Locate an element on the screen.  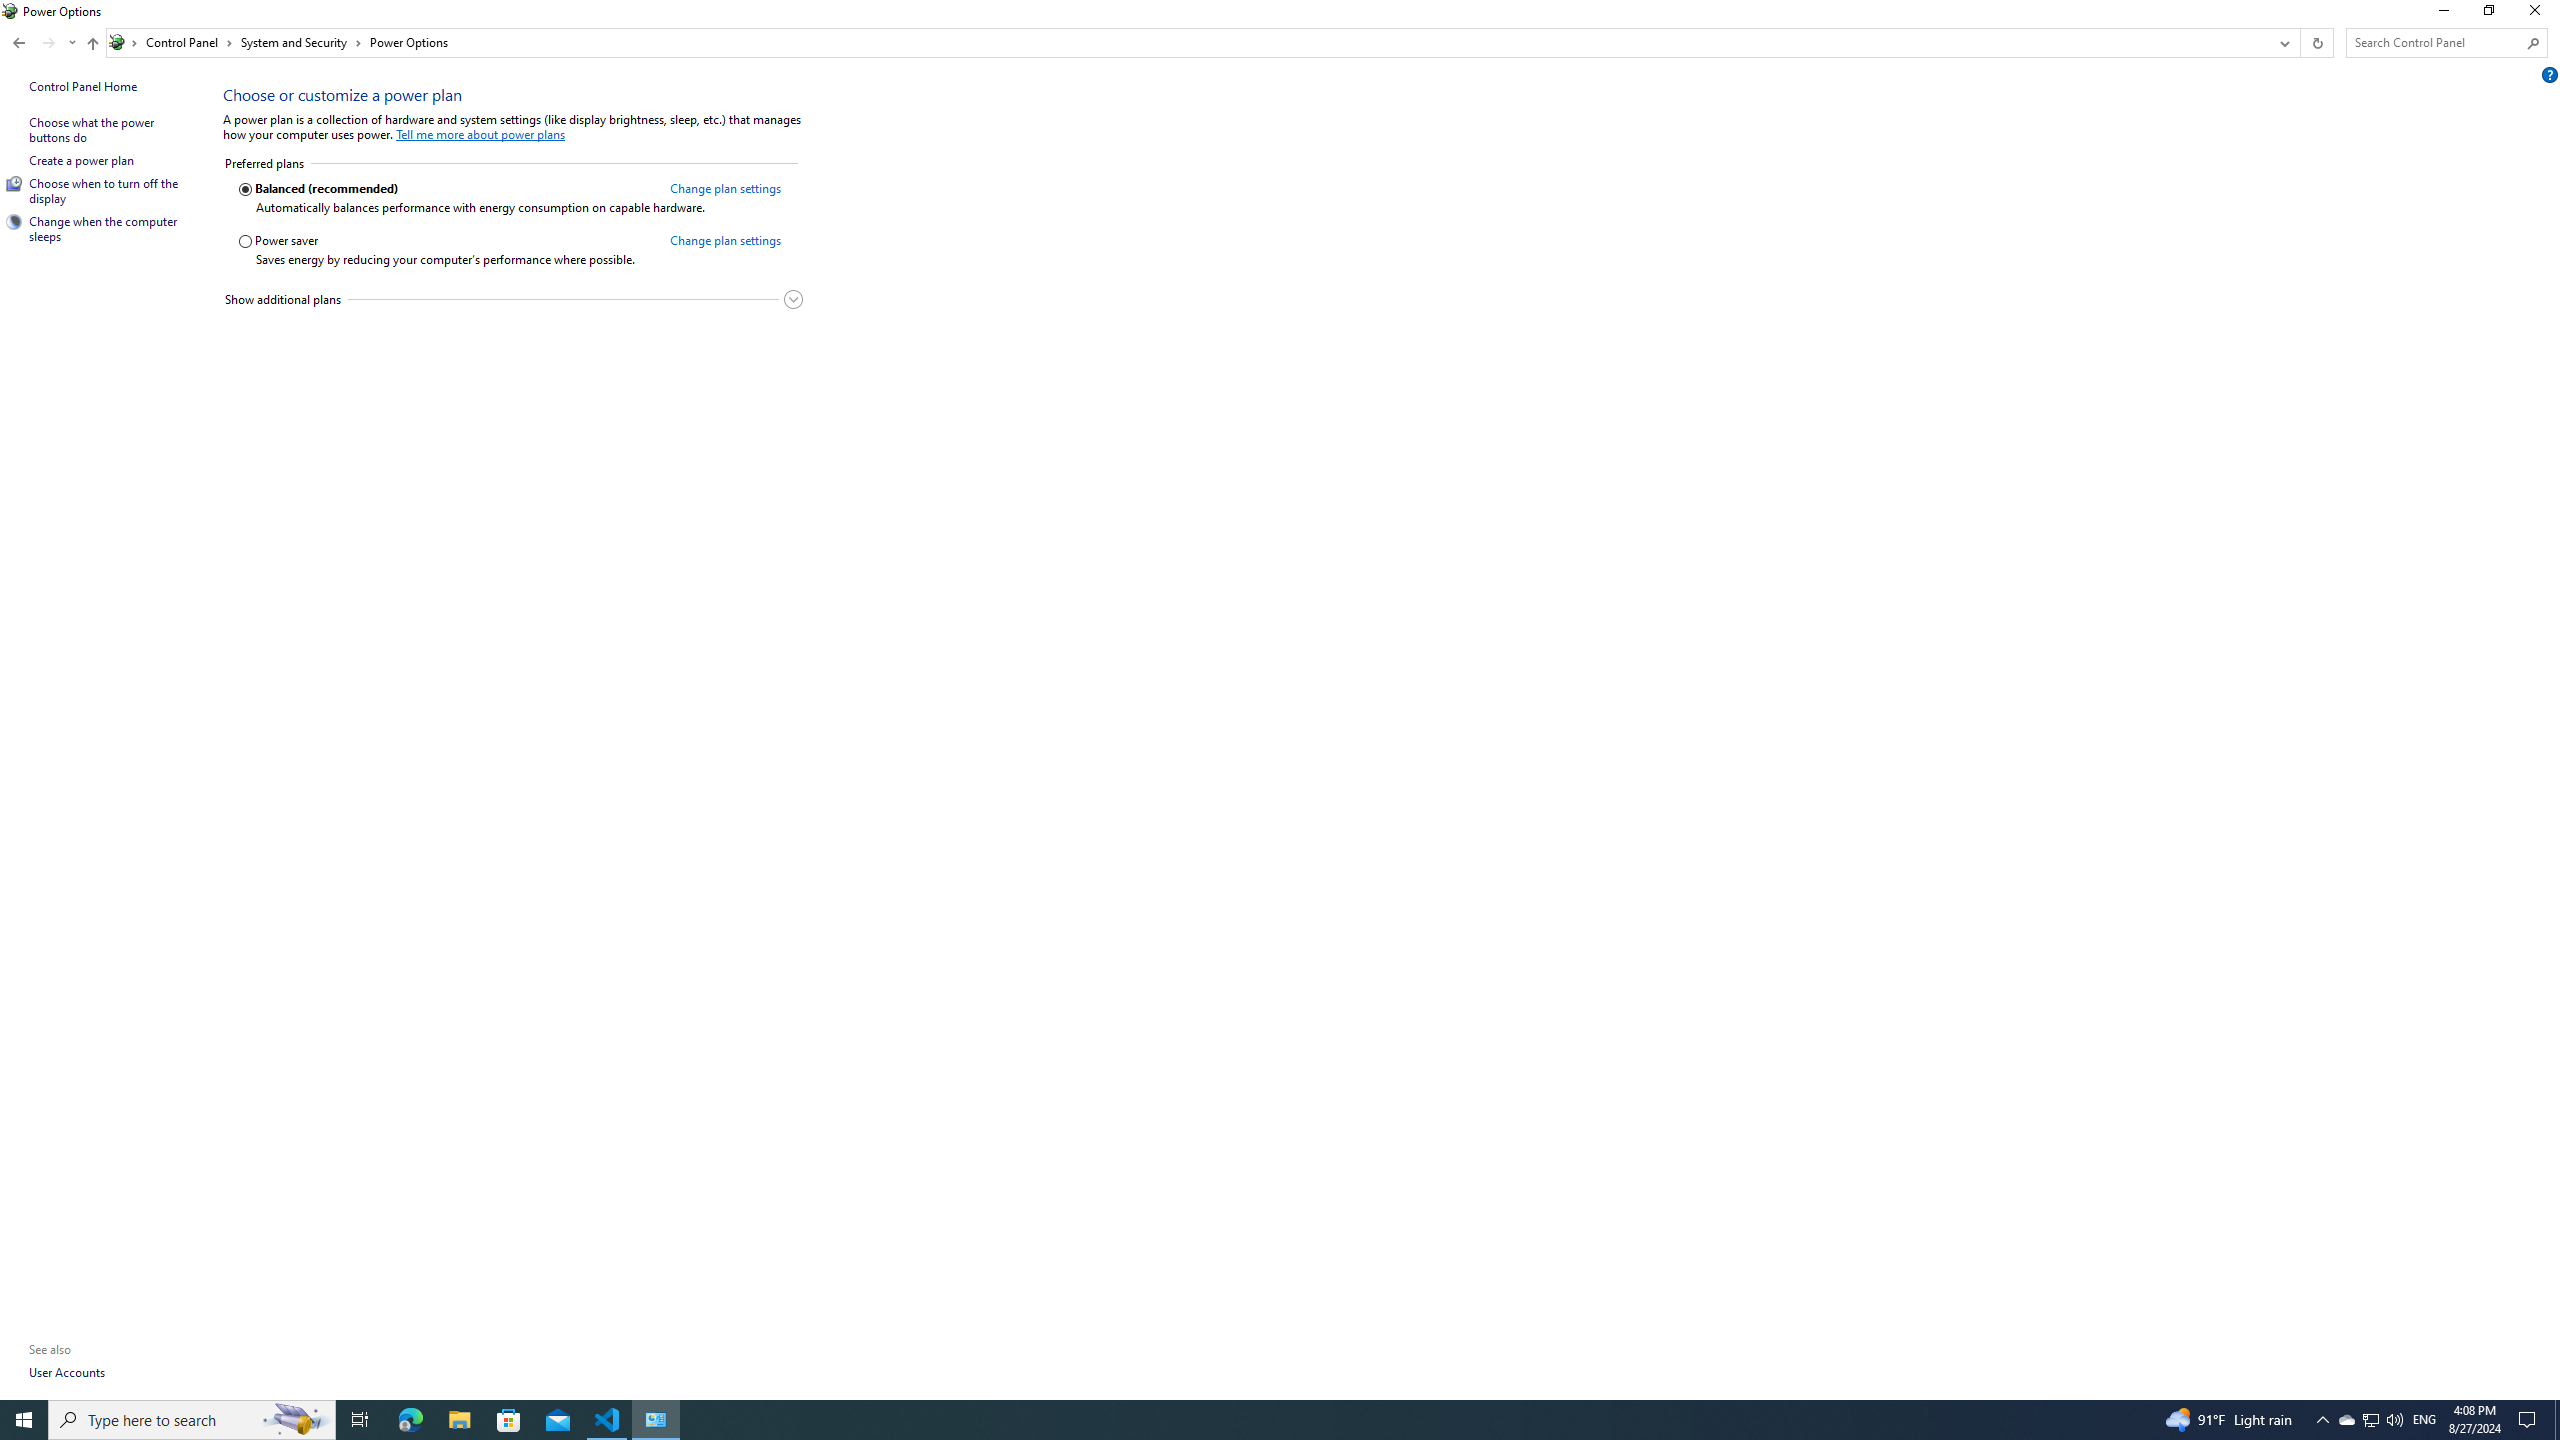
'Search' is located at coordinates (2533, 42).